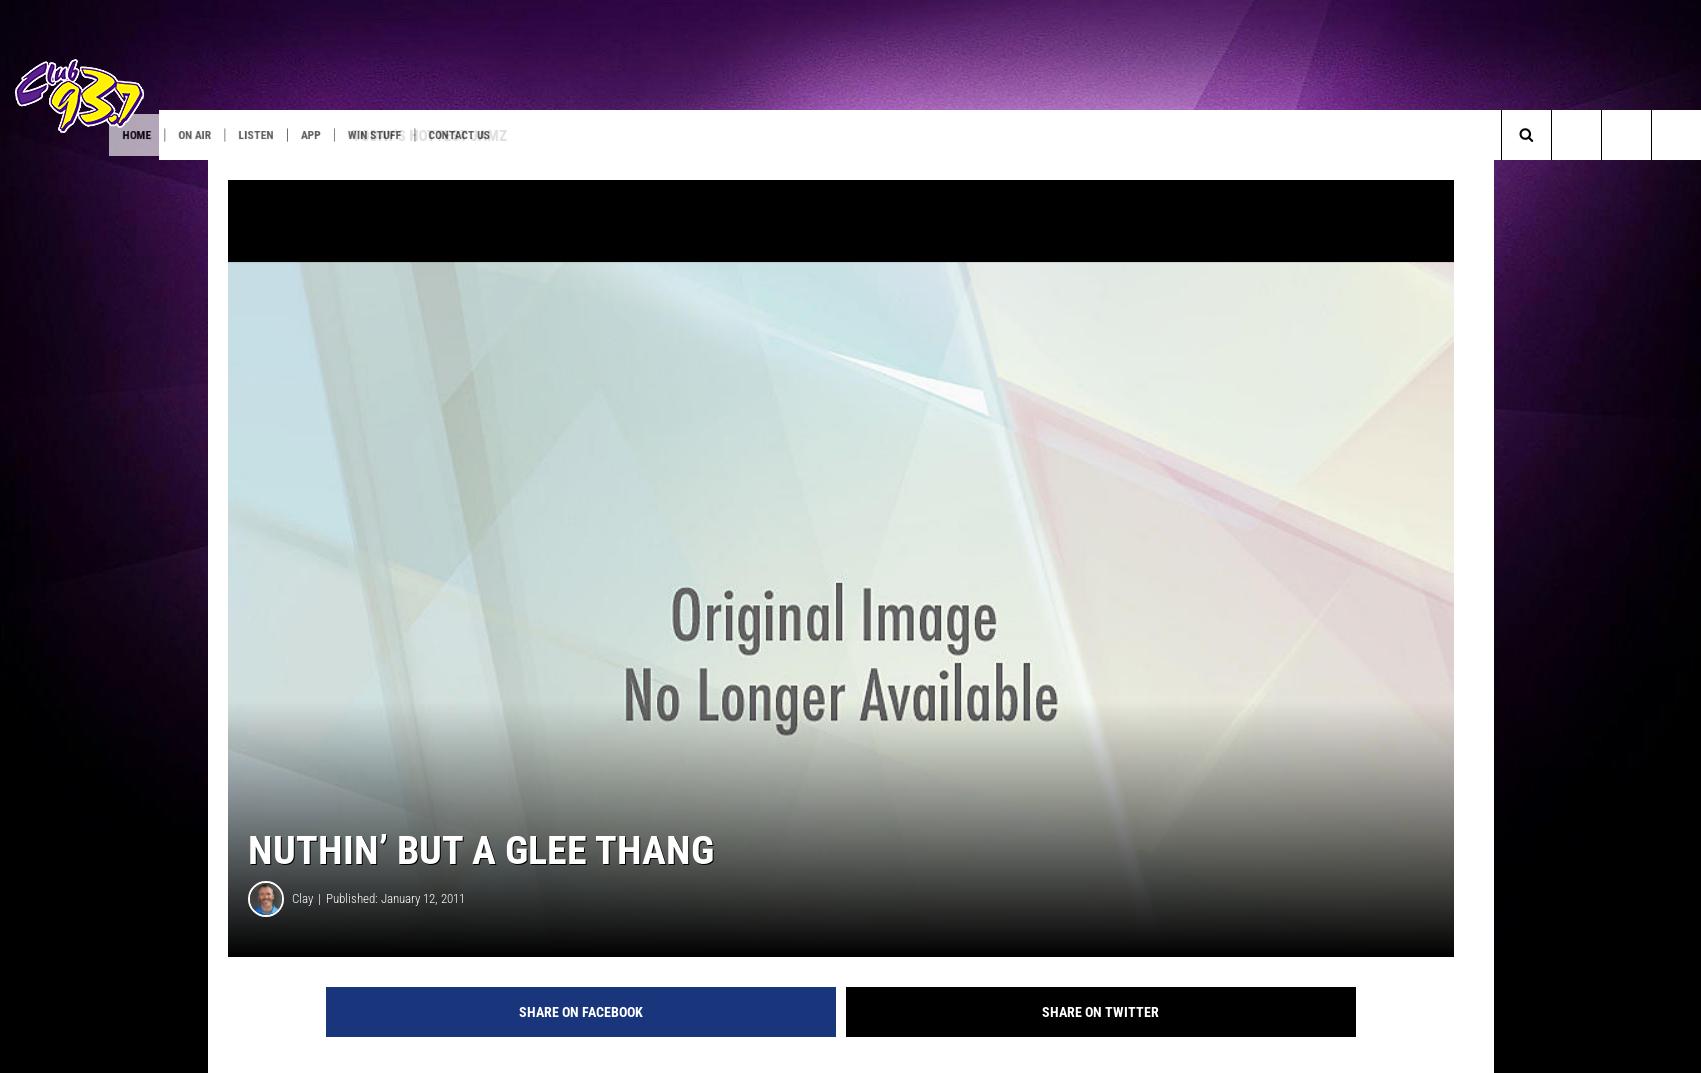  I want to click on 'TODAY'S HOTTEST JAMZ', so click(486, 133).